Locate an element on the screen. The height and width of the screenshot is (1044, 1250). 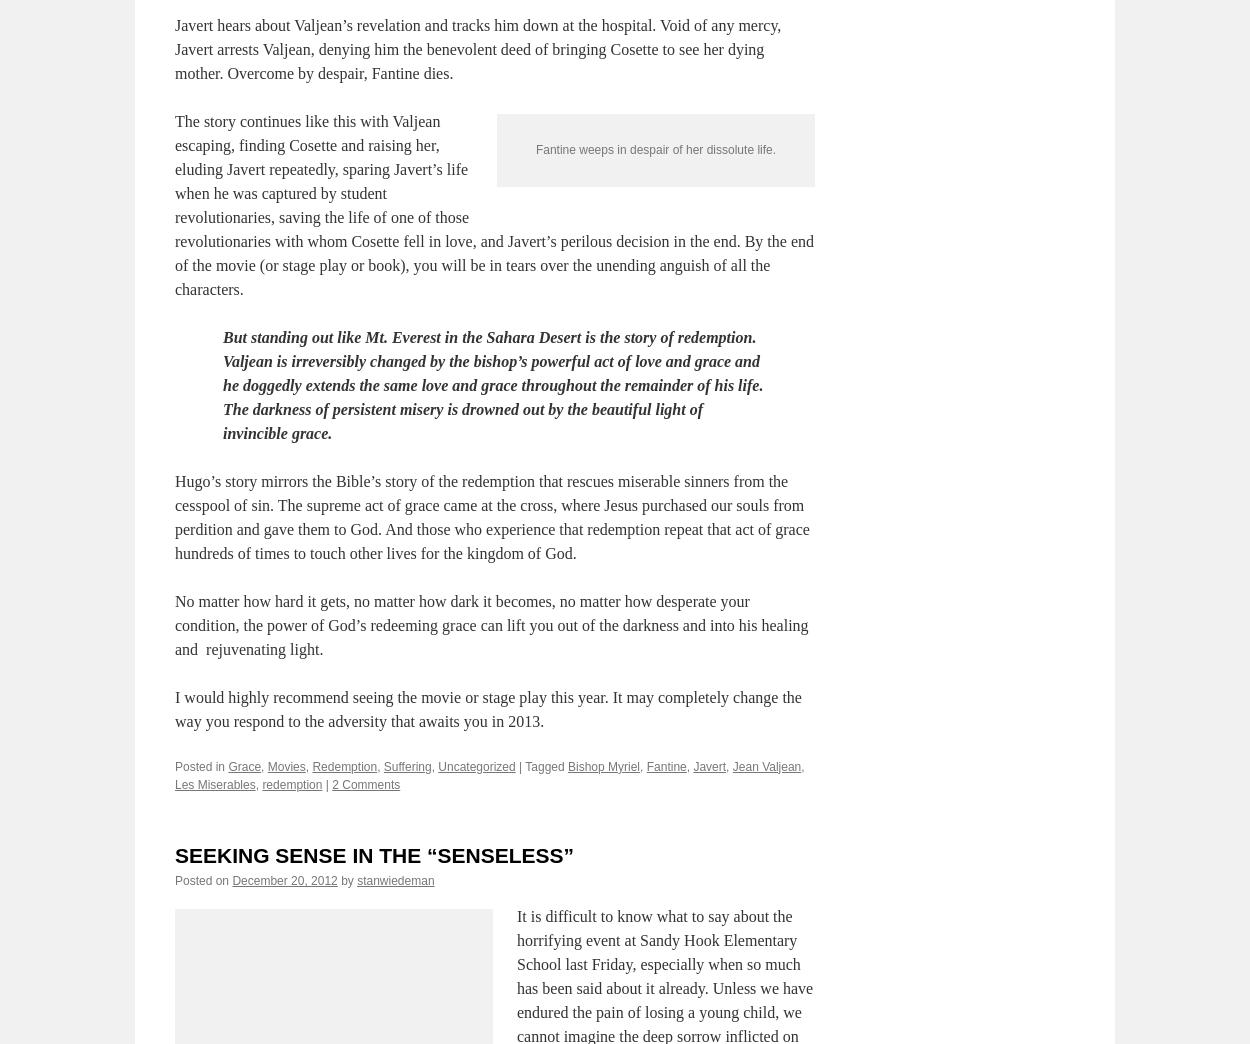
'Posted on' is located at coordinates (175, 975).